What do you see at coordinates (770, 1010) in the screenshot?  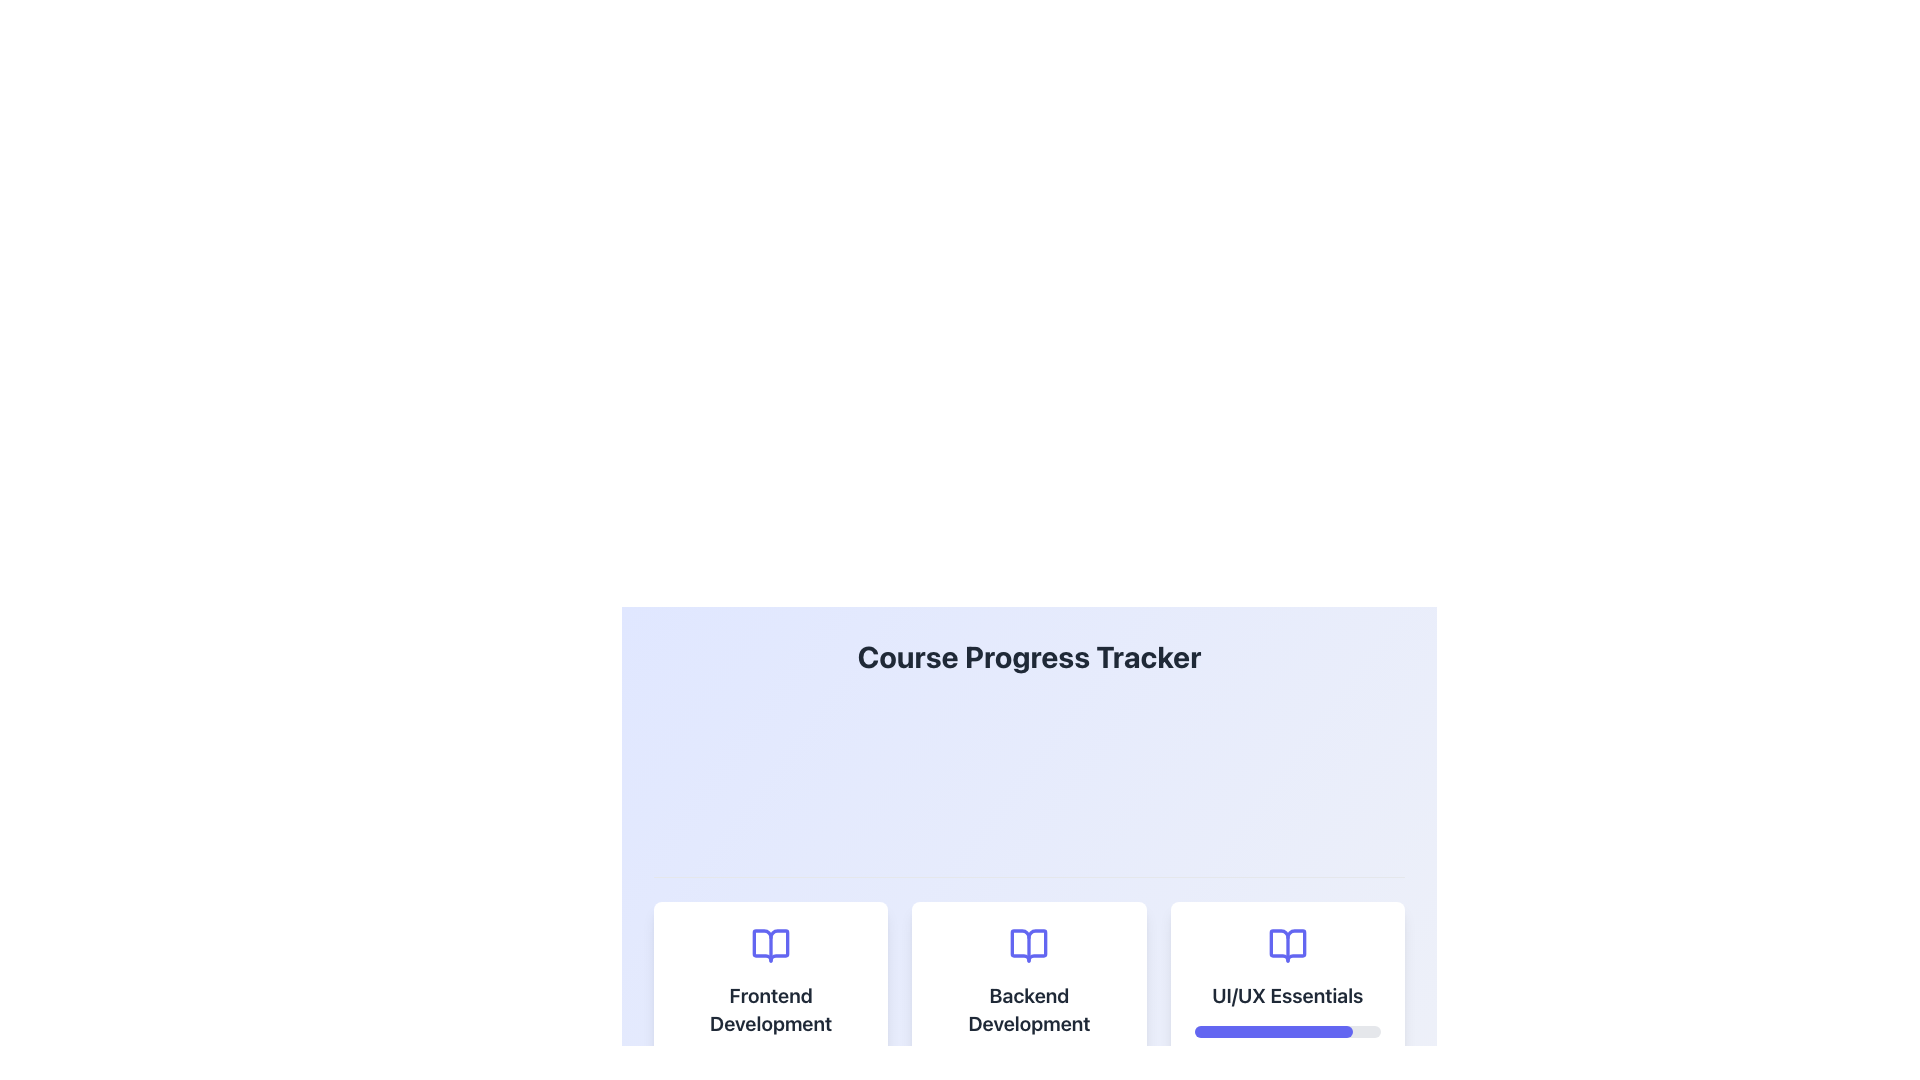 I see `the static text label displaying 'Frontend Development', which is centrally aligned beneath an open book icon in a card-like section` at bounding box center [770, 1010].